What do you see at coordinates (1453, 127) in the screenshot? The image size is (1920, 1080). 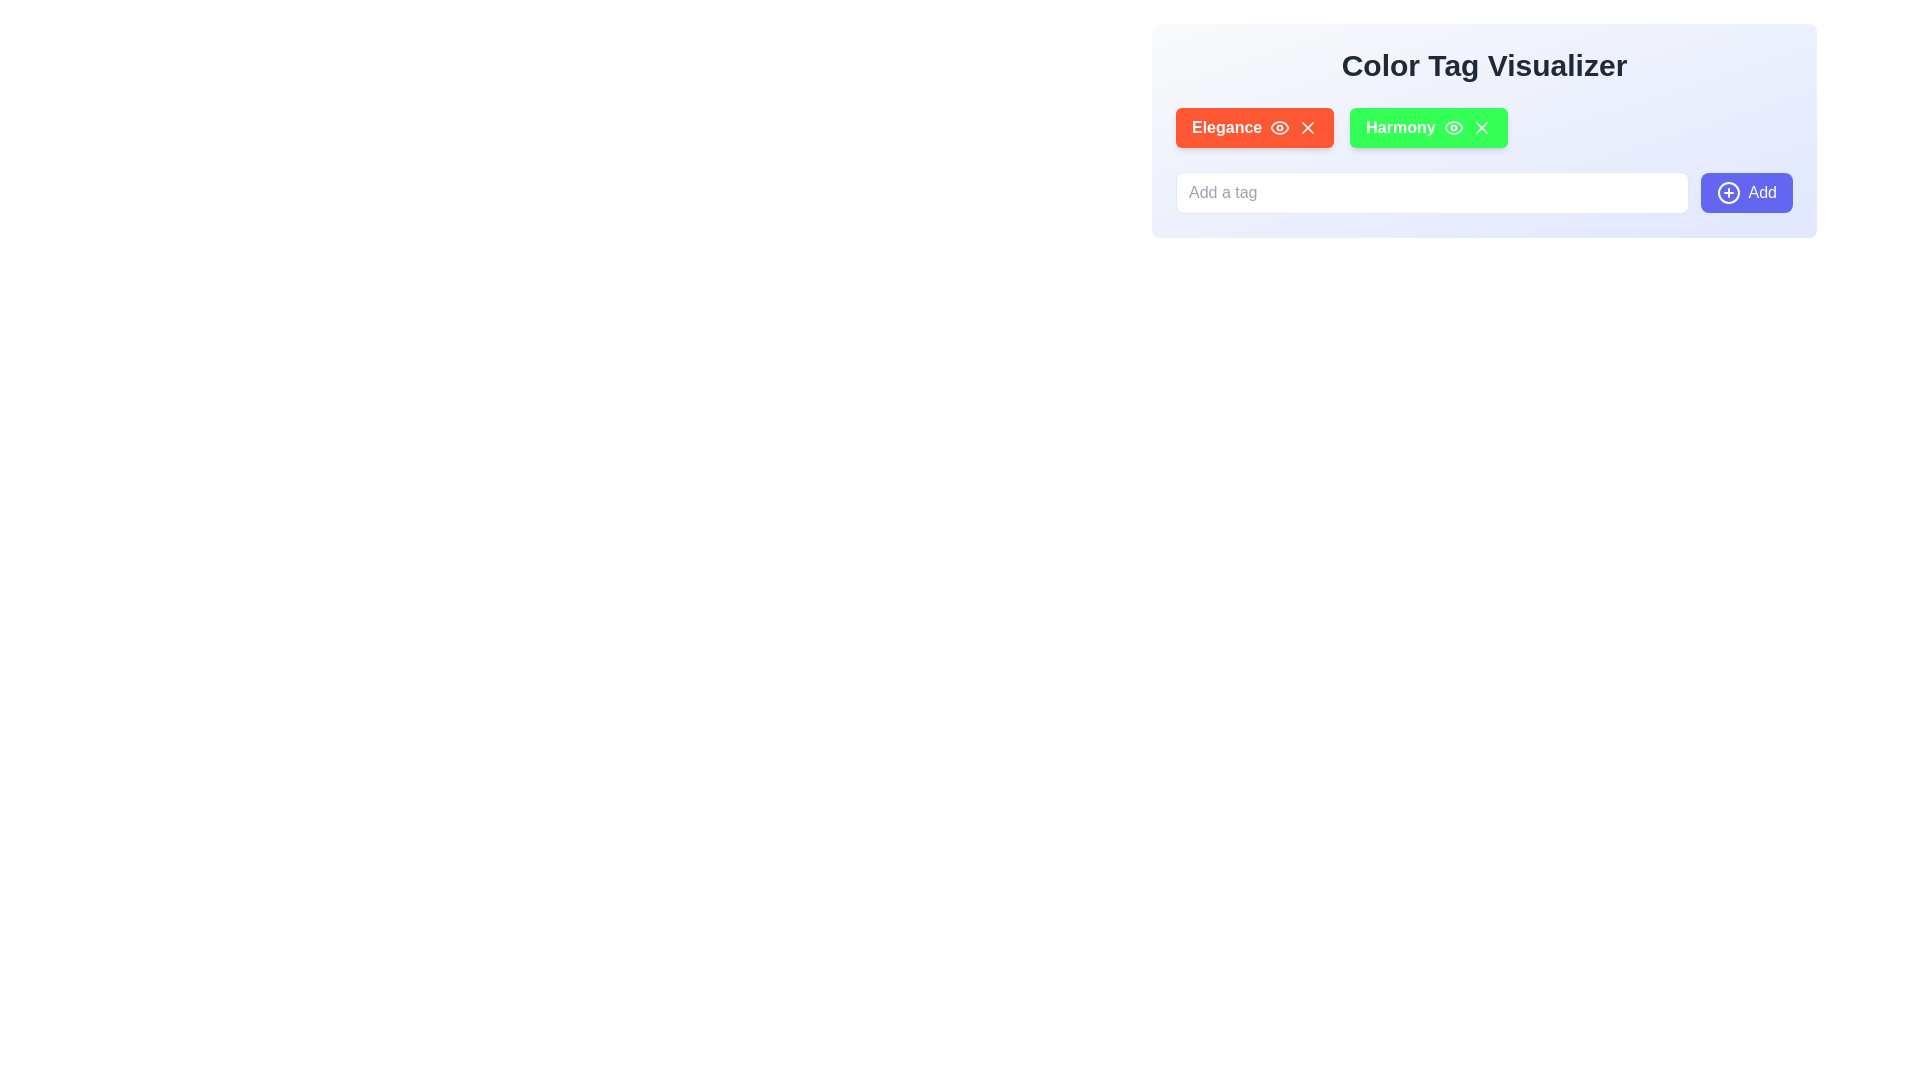 I see `the eye icon symbol, which is part of the 'Harmony' green tag in the 'Color Tag Visualizer' panel, located in the upper right of the interface` at bounding box center [1453, 127].